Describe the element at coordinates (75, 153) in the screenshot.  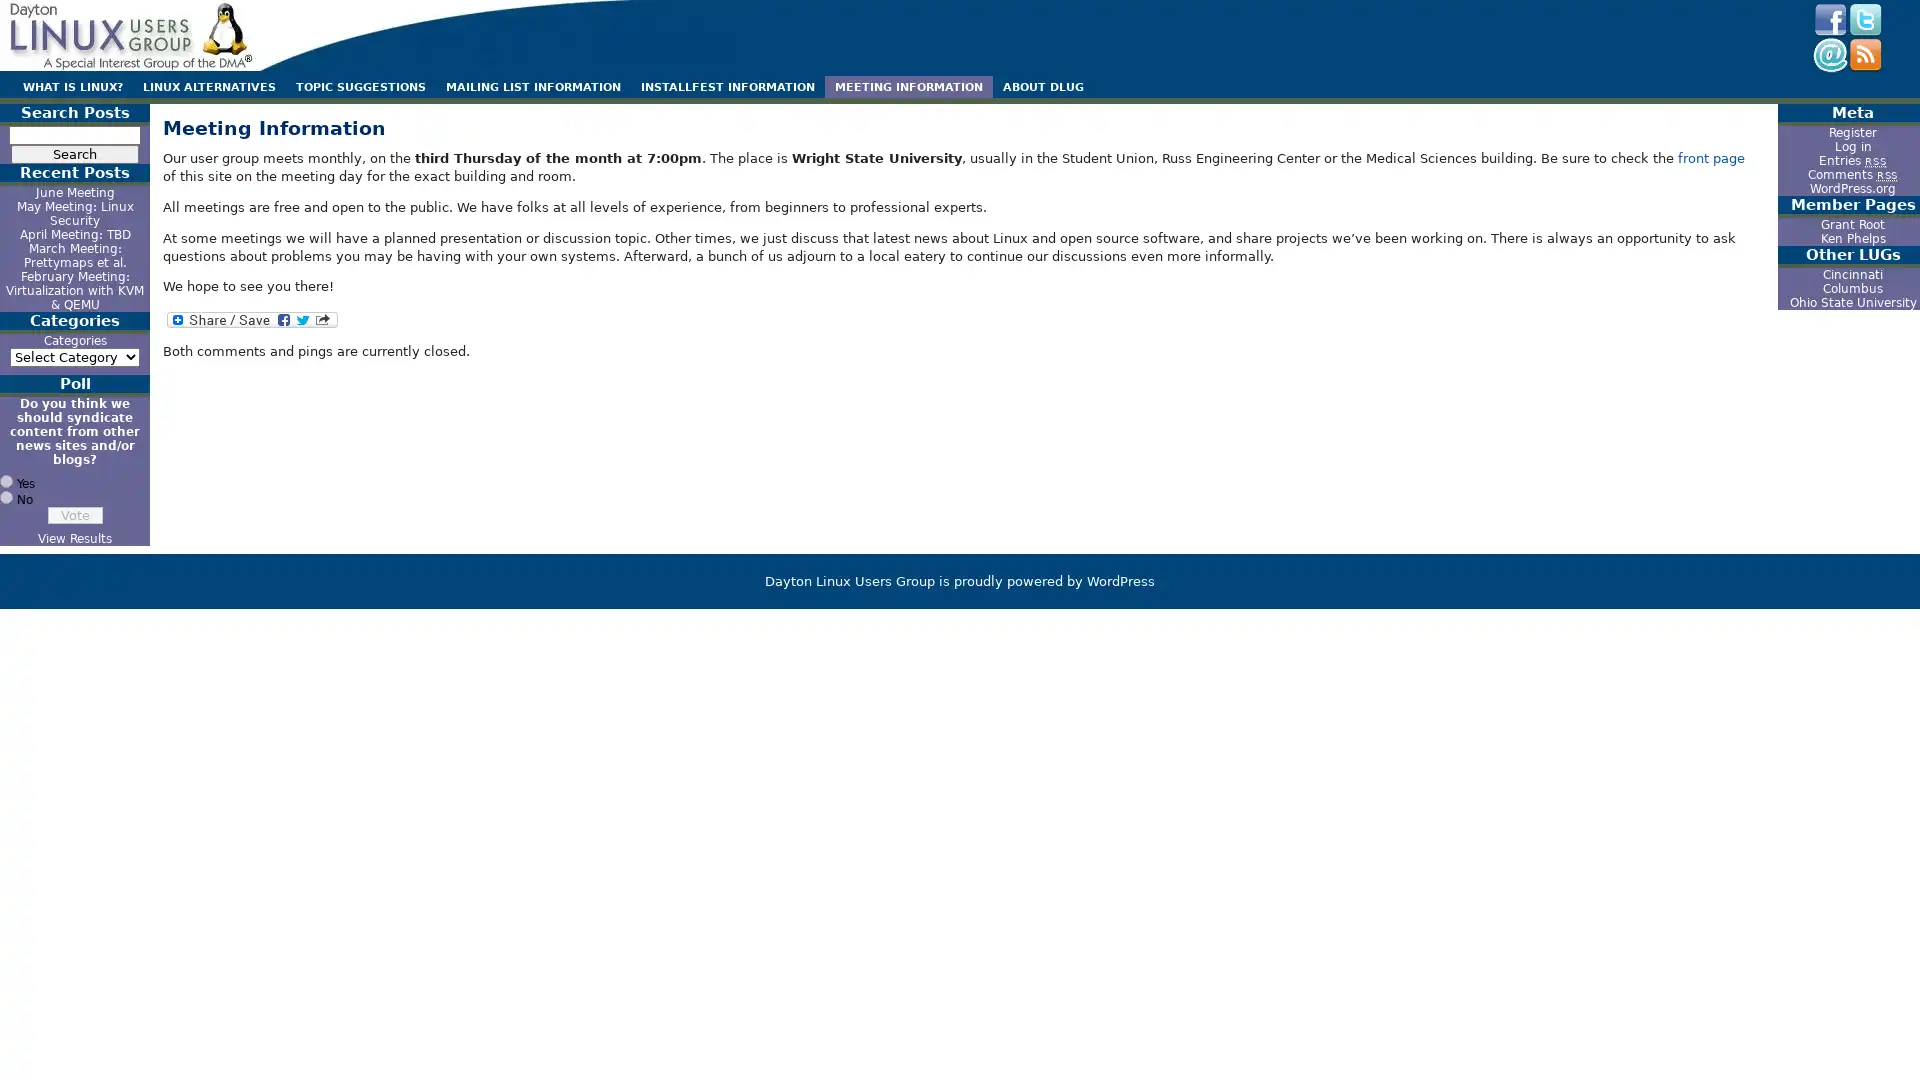
I see `Search` at that location.